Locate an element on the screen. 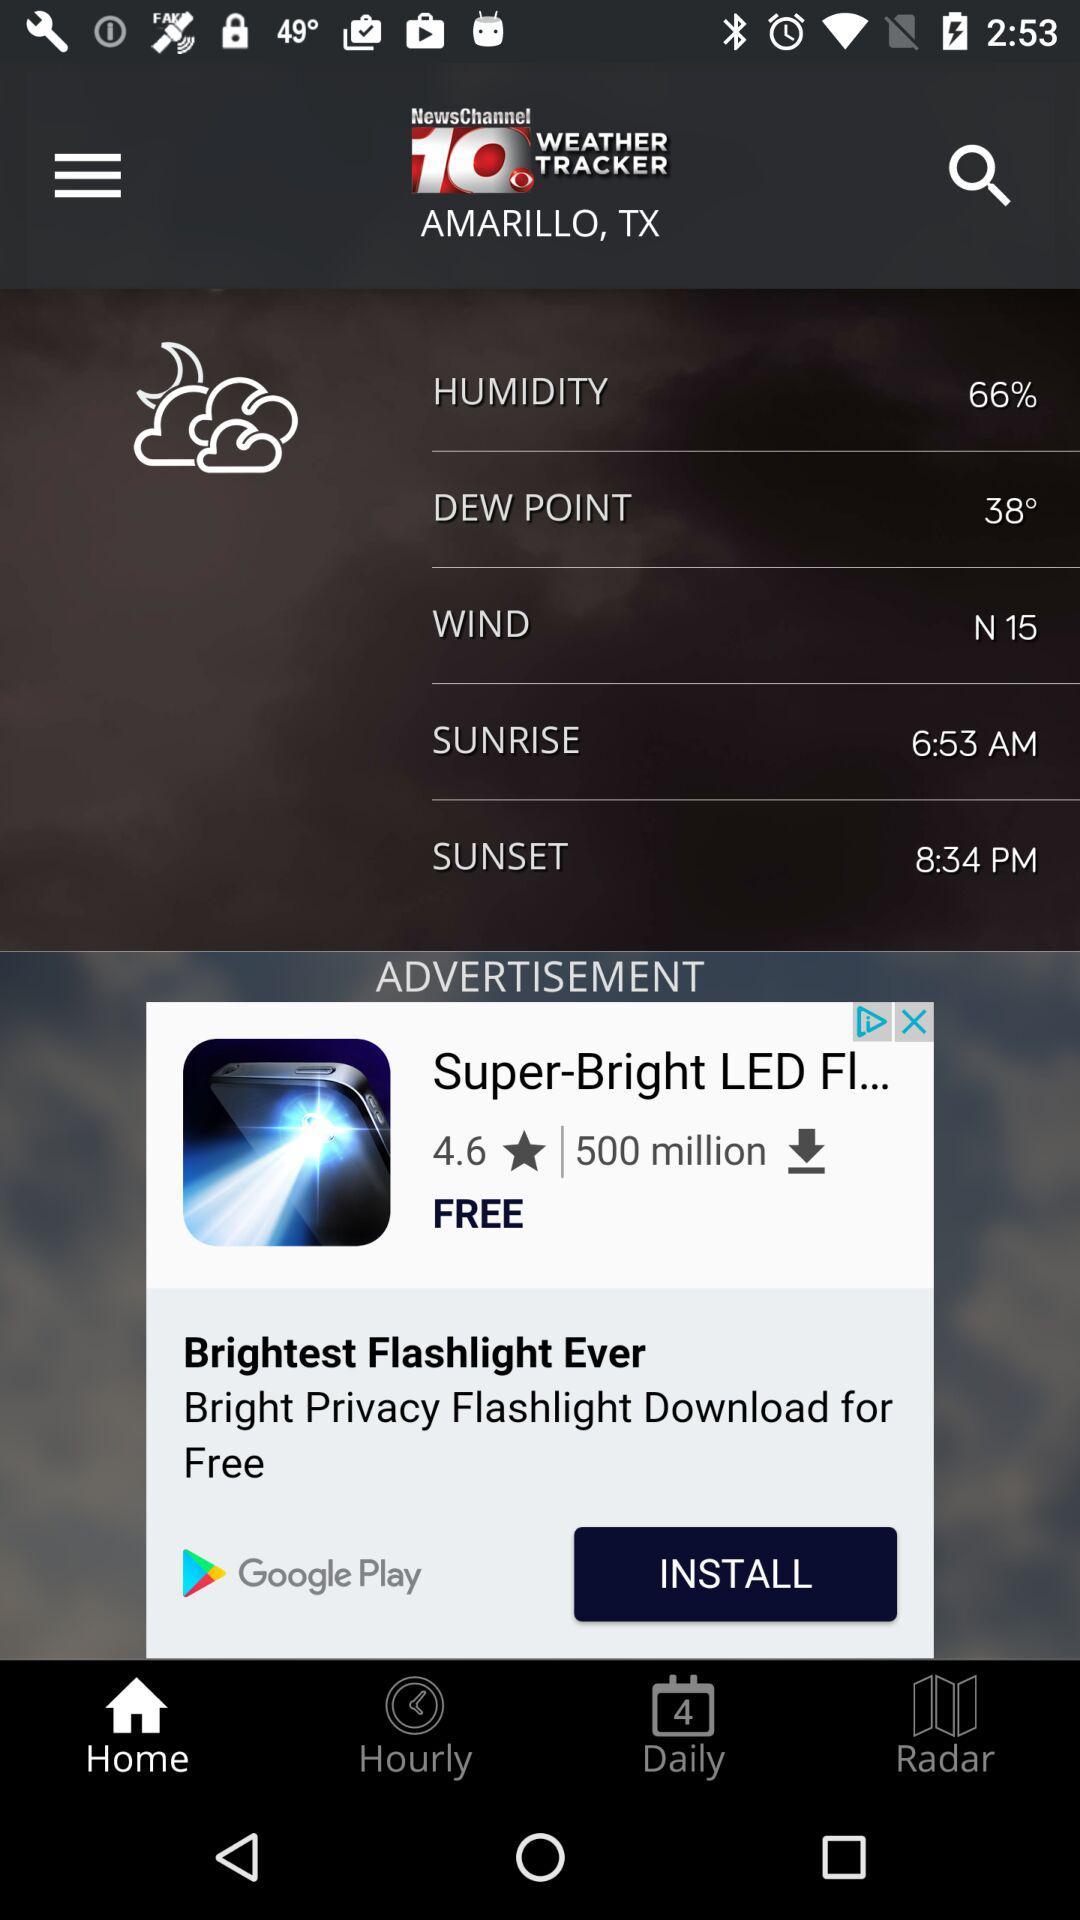 This screenshot has height=1920, width=1080. home is located at coordinates (135, 1726).